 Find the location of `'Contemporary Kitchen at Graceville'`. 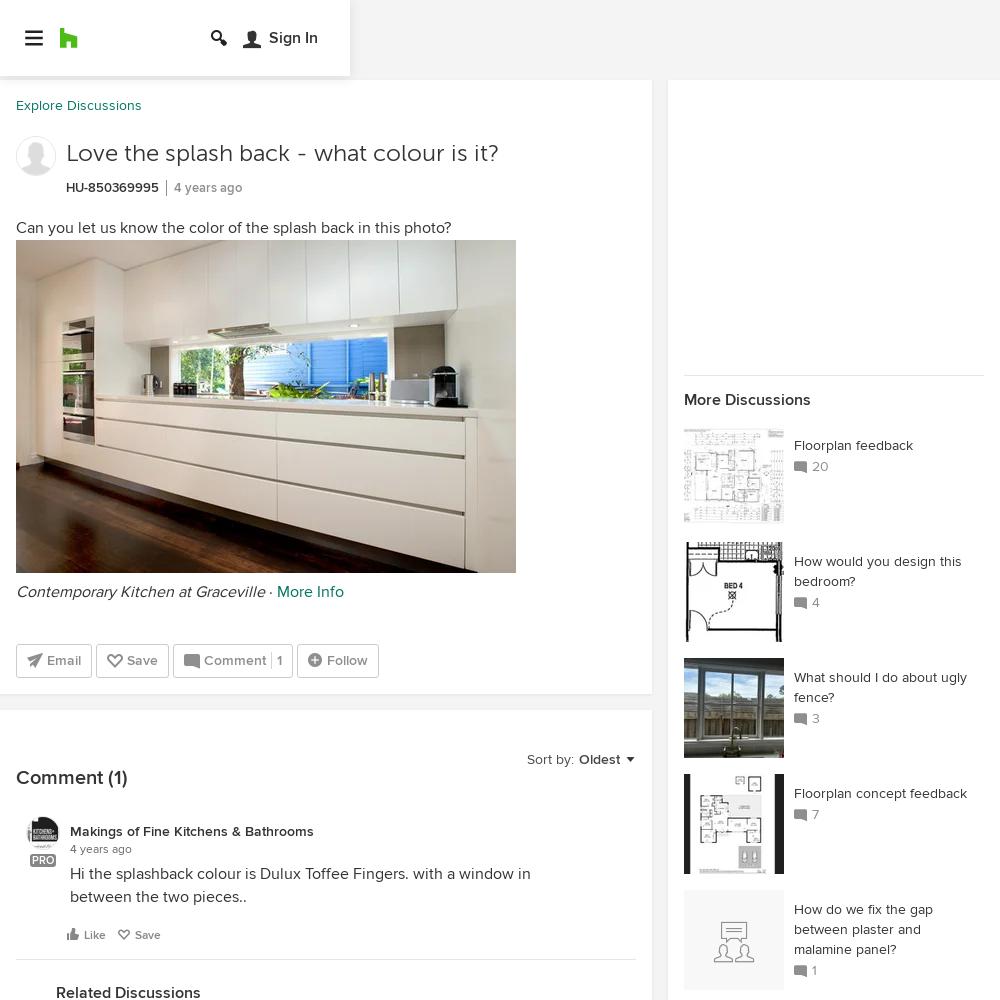

'Contemporary Kitchen at Graceville' is located at coordinates (140, 591).